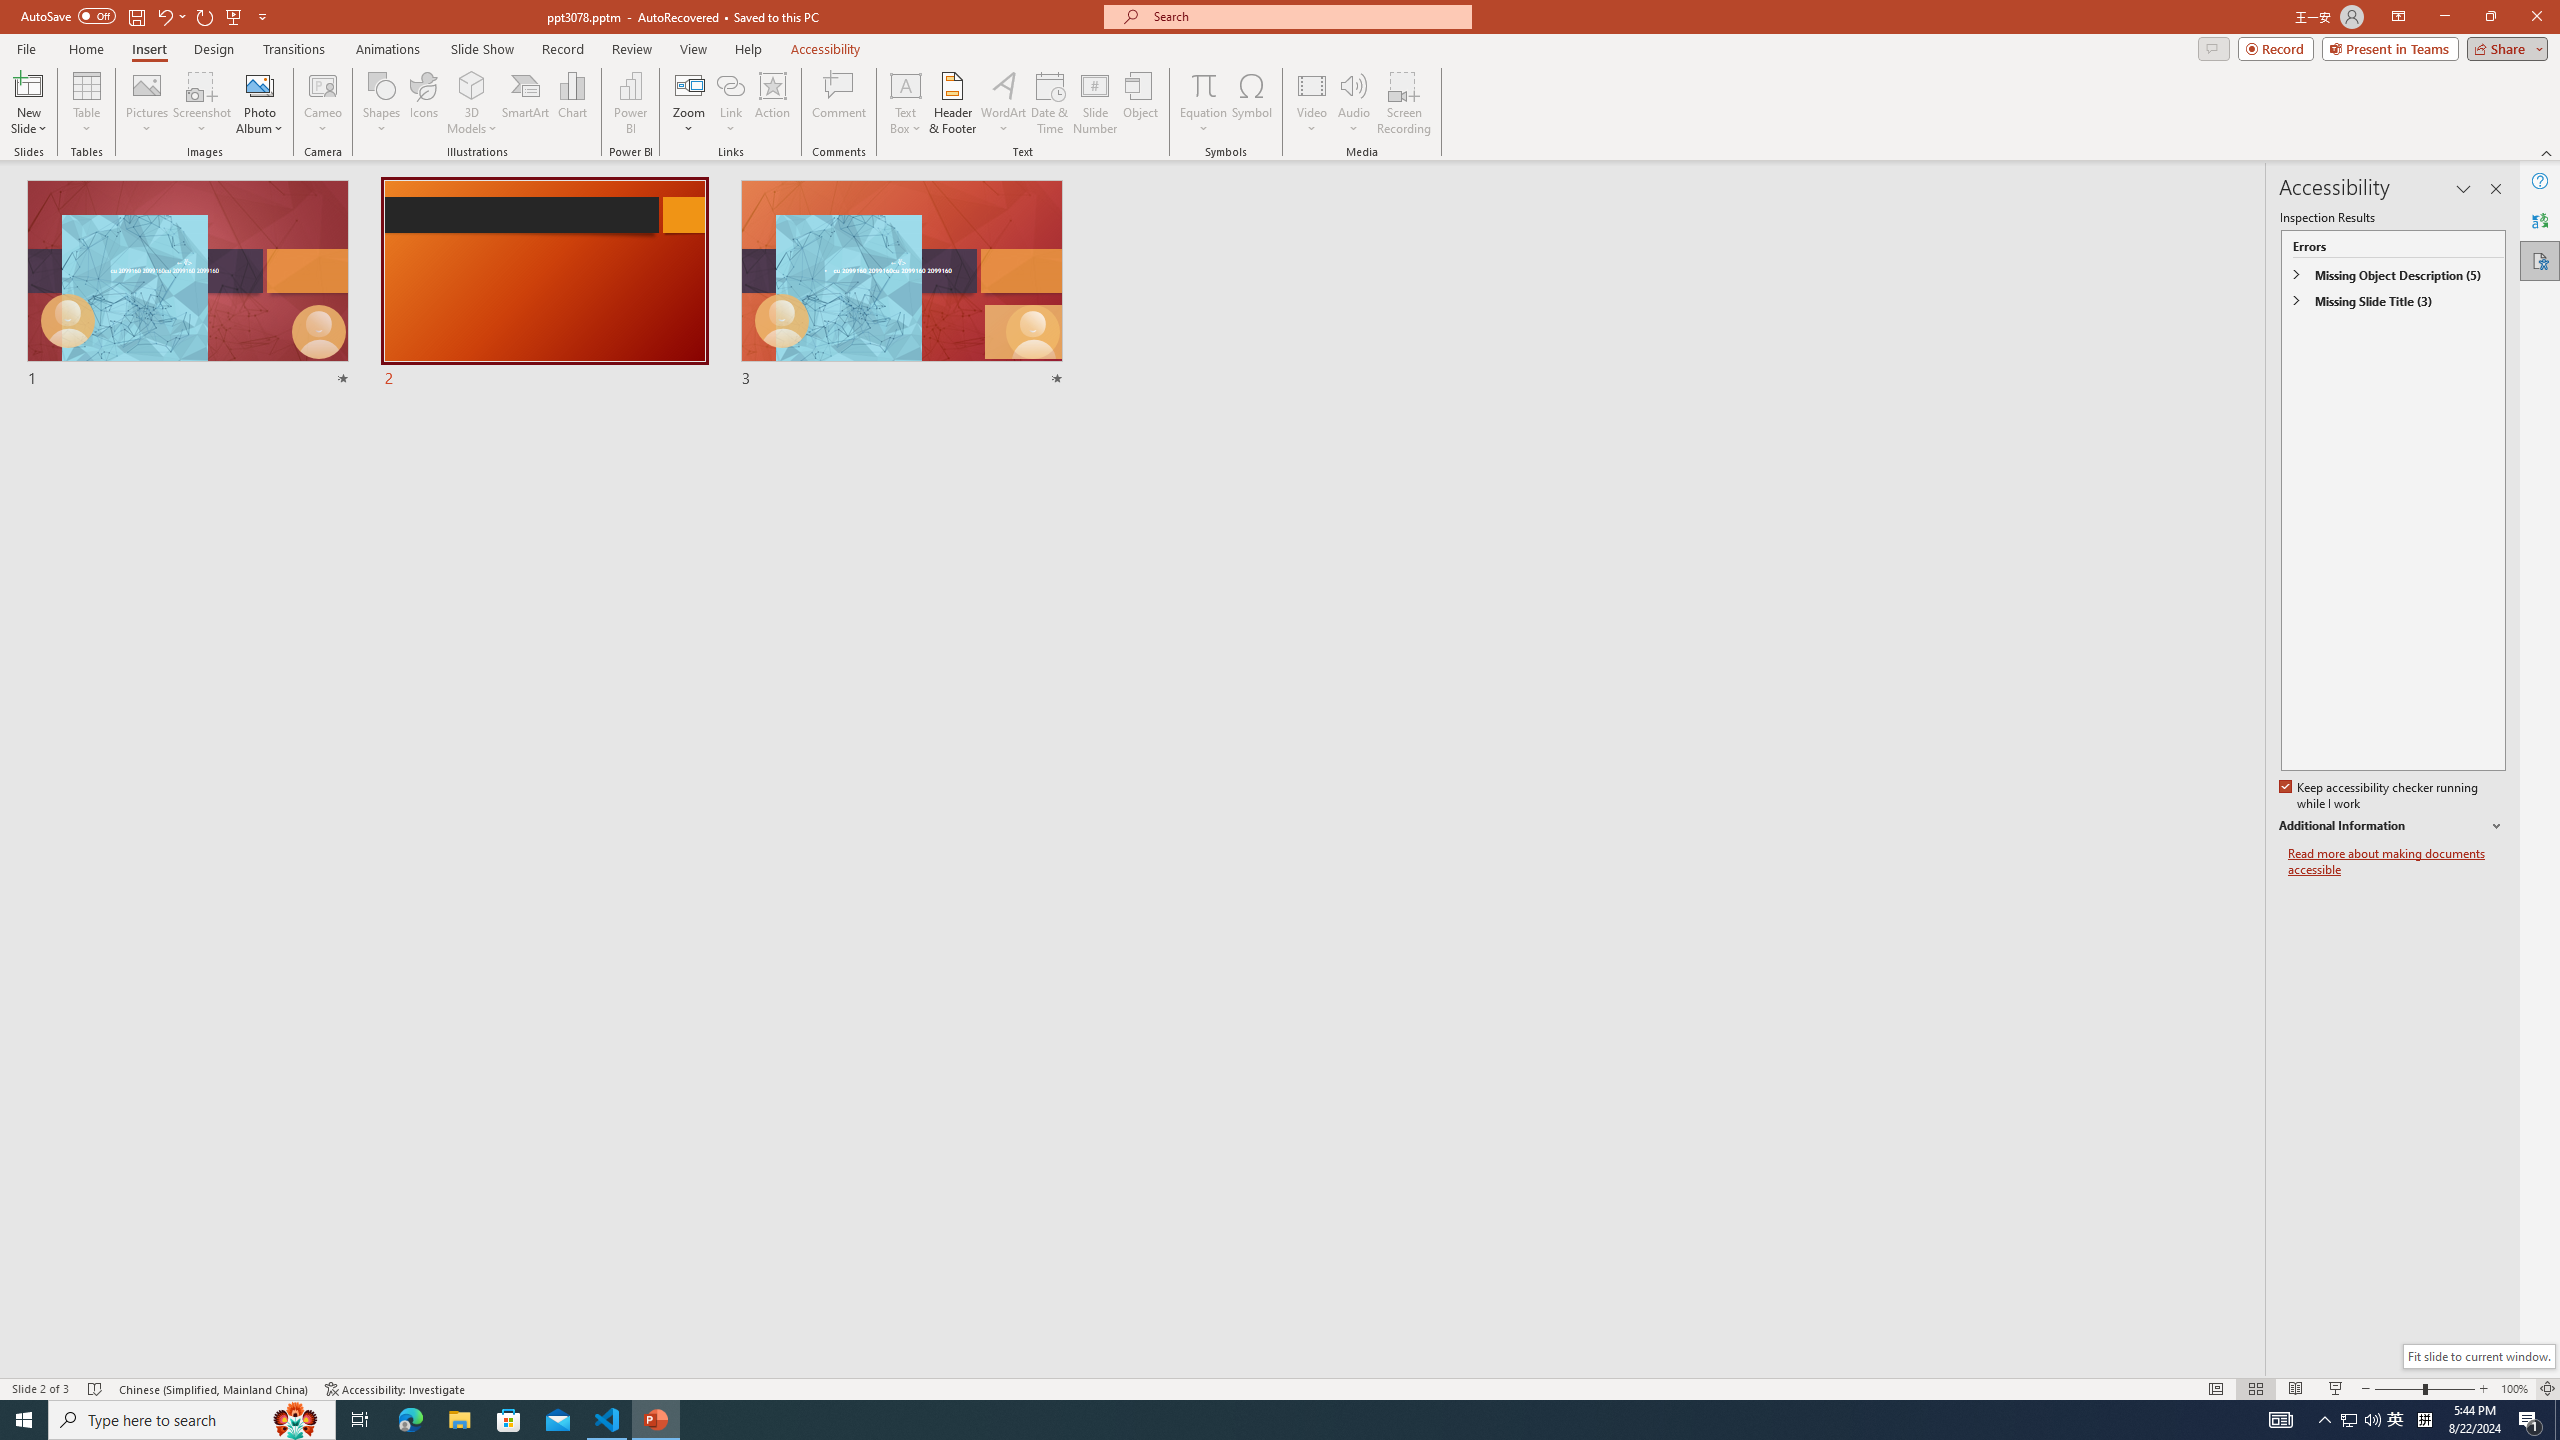  I want to click on 'Shapes', so click(380, 103).